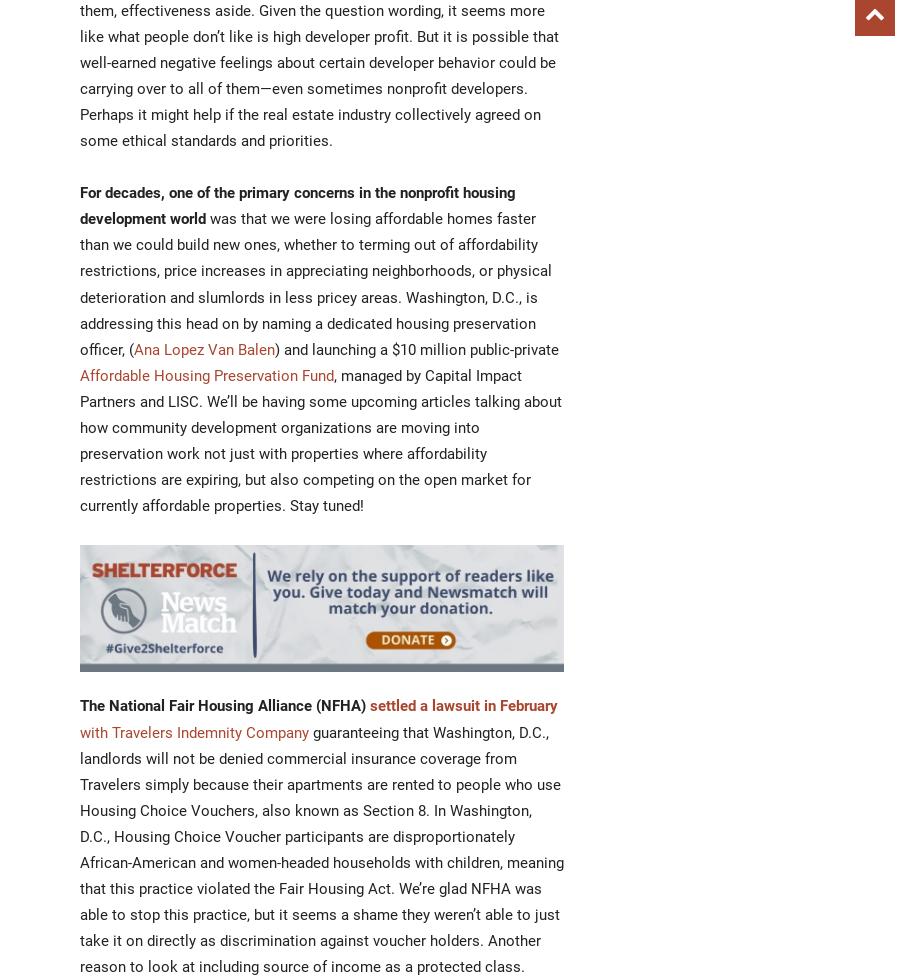 The height and width of the screenshot is (980, 900). I want to click on 'settled a lawsuit in February', so click(463, 705).